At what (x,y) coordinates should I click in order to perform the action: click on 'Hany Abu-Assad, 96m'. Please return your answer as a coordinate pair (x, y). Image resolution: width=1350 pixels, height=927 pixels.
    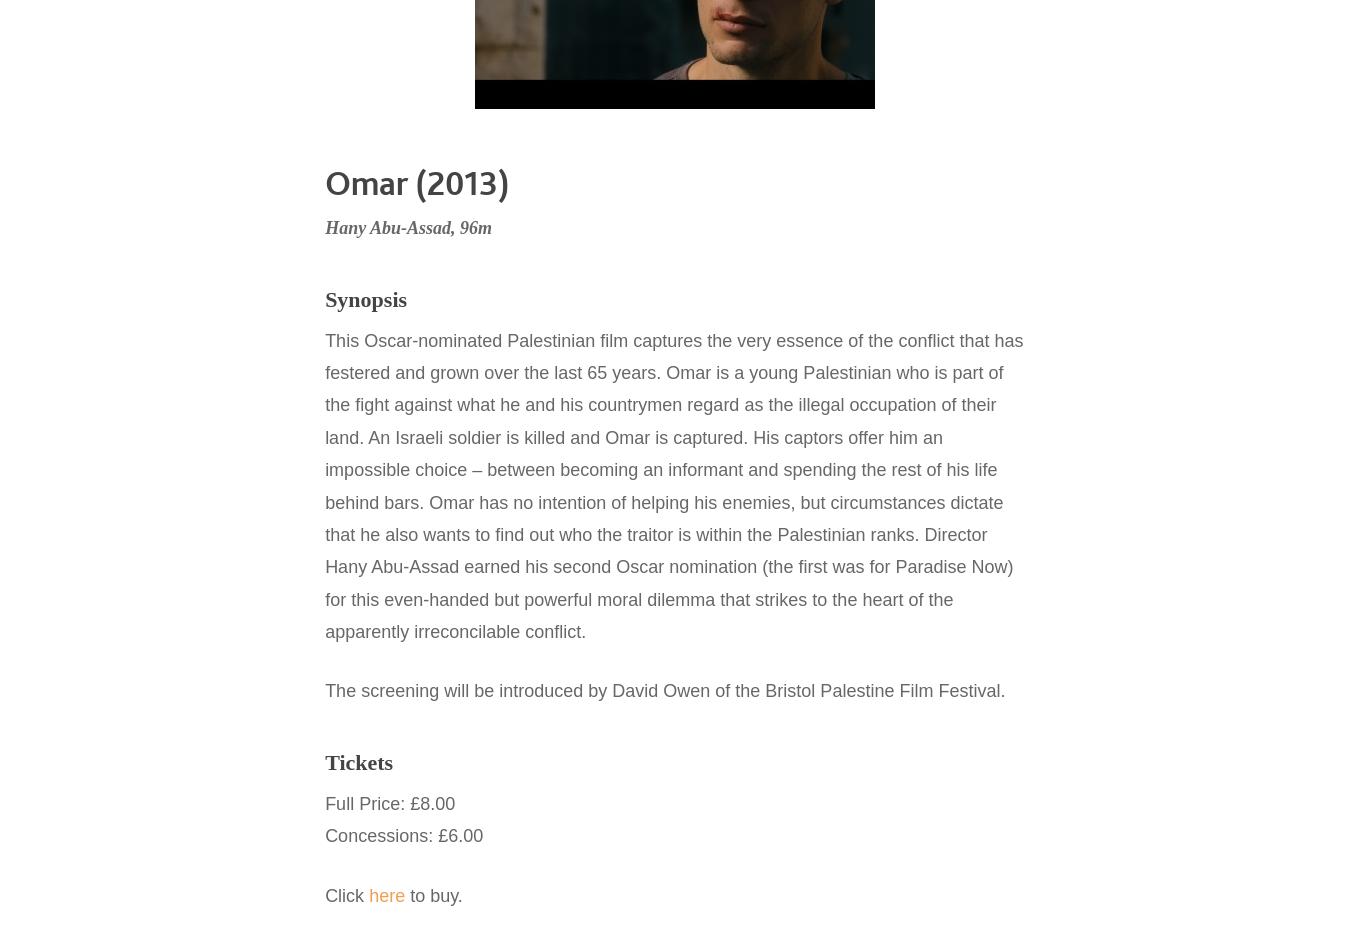
    Looking at the image, I should click on (408, 228).